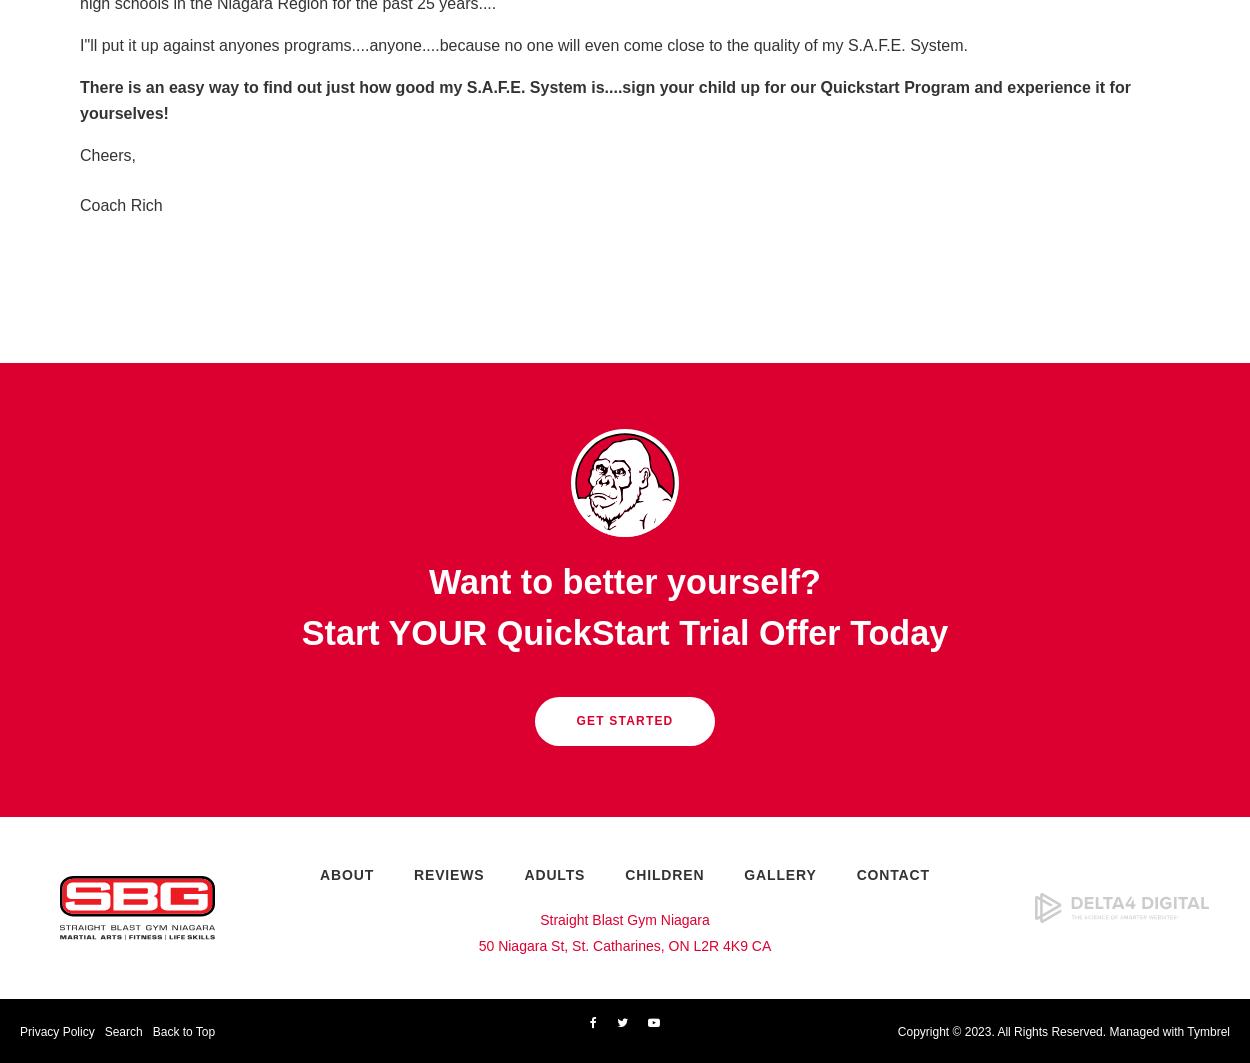 This screenshot has width=1250, height=1063. What do you see at coordinates (668, 944) in the screenshot?
I see `'ON'` at bounding box center [668, 944].